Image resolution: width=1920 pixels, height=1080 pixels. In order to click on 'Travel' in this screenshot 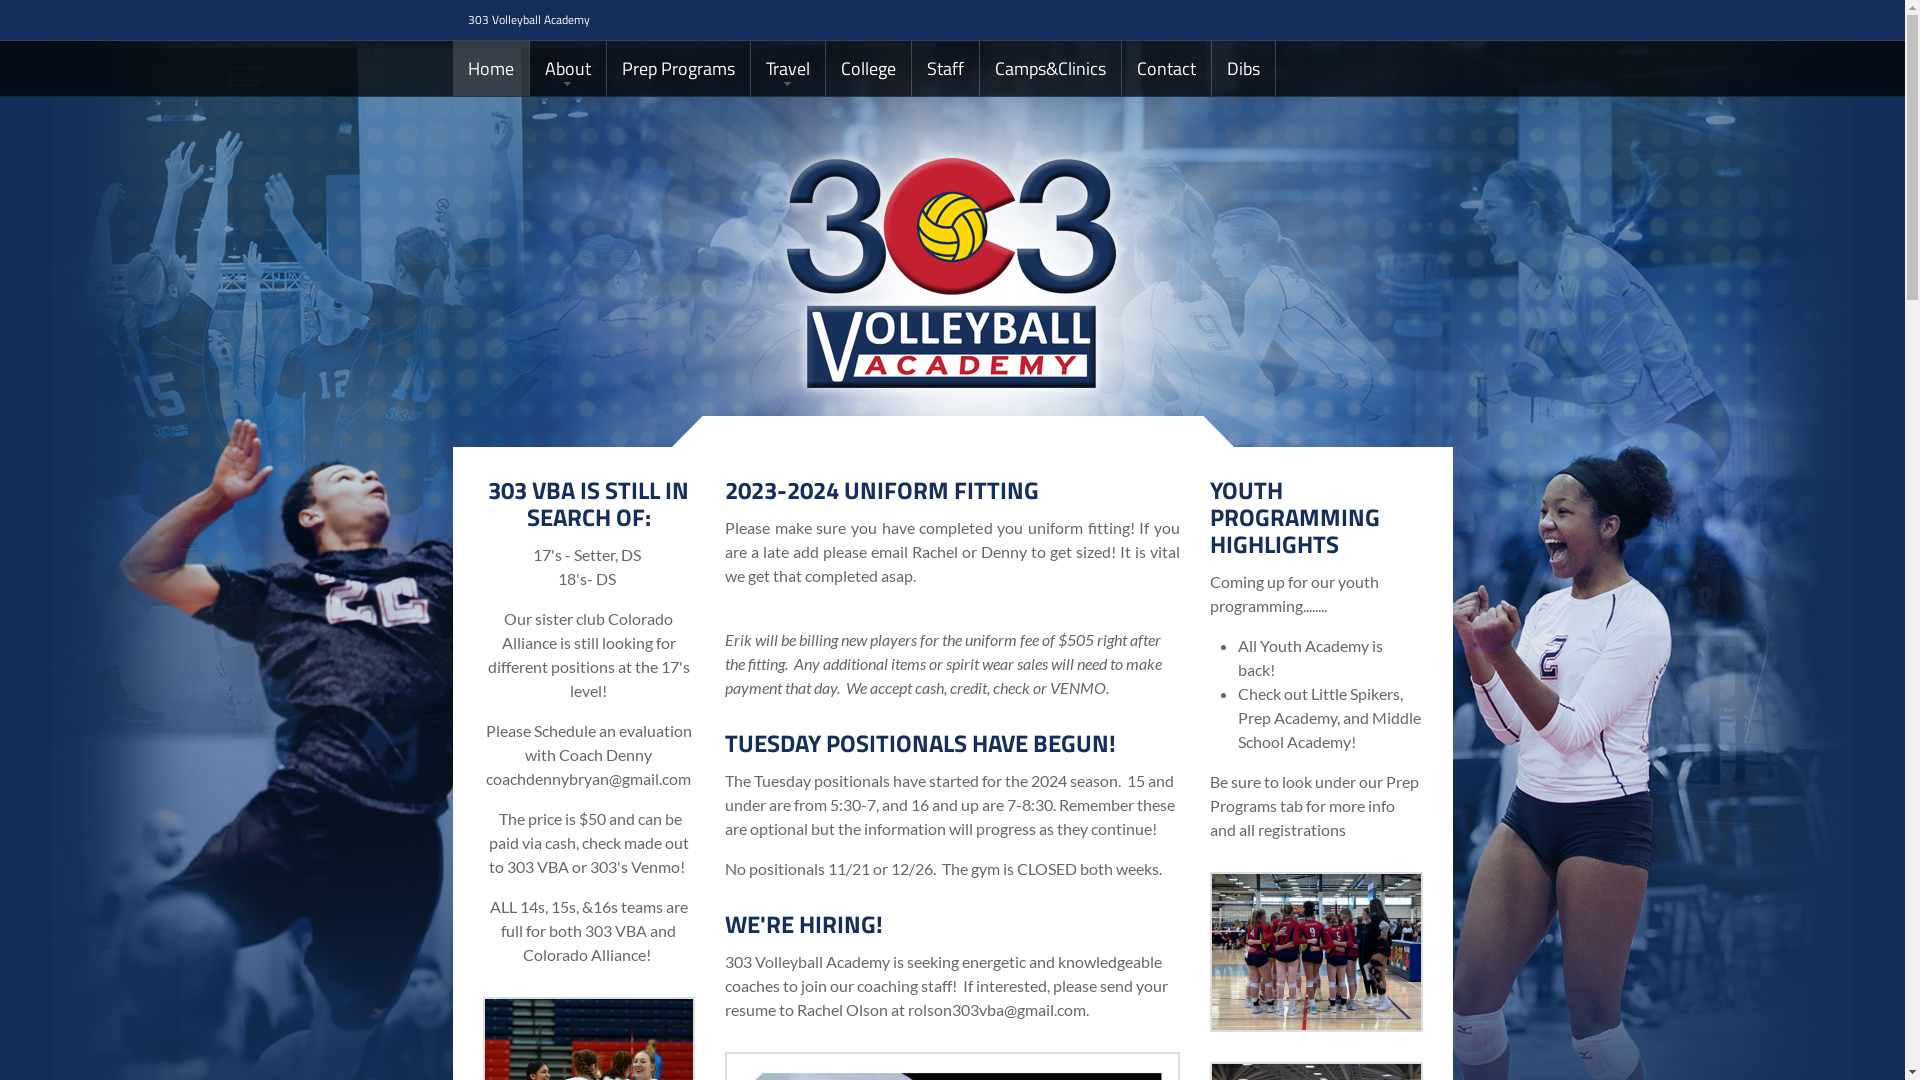, I will do `click(786, 67)`.